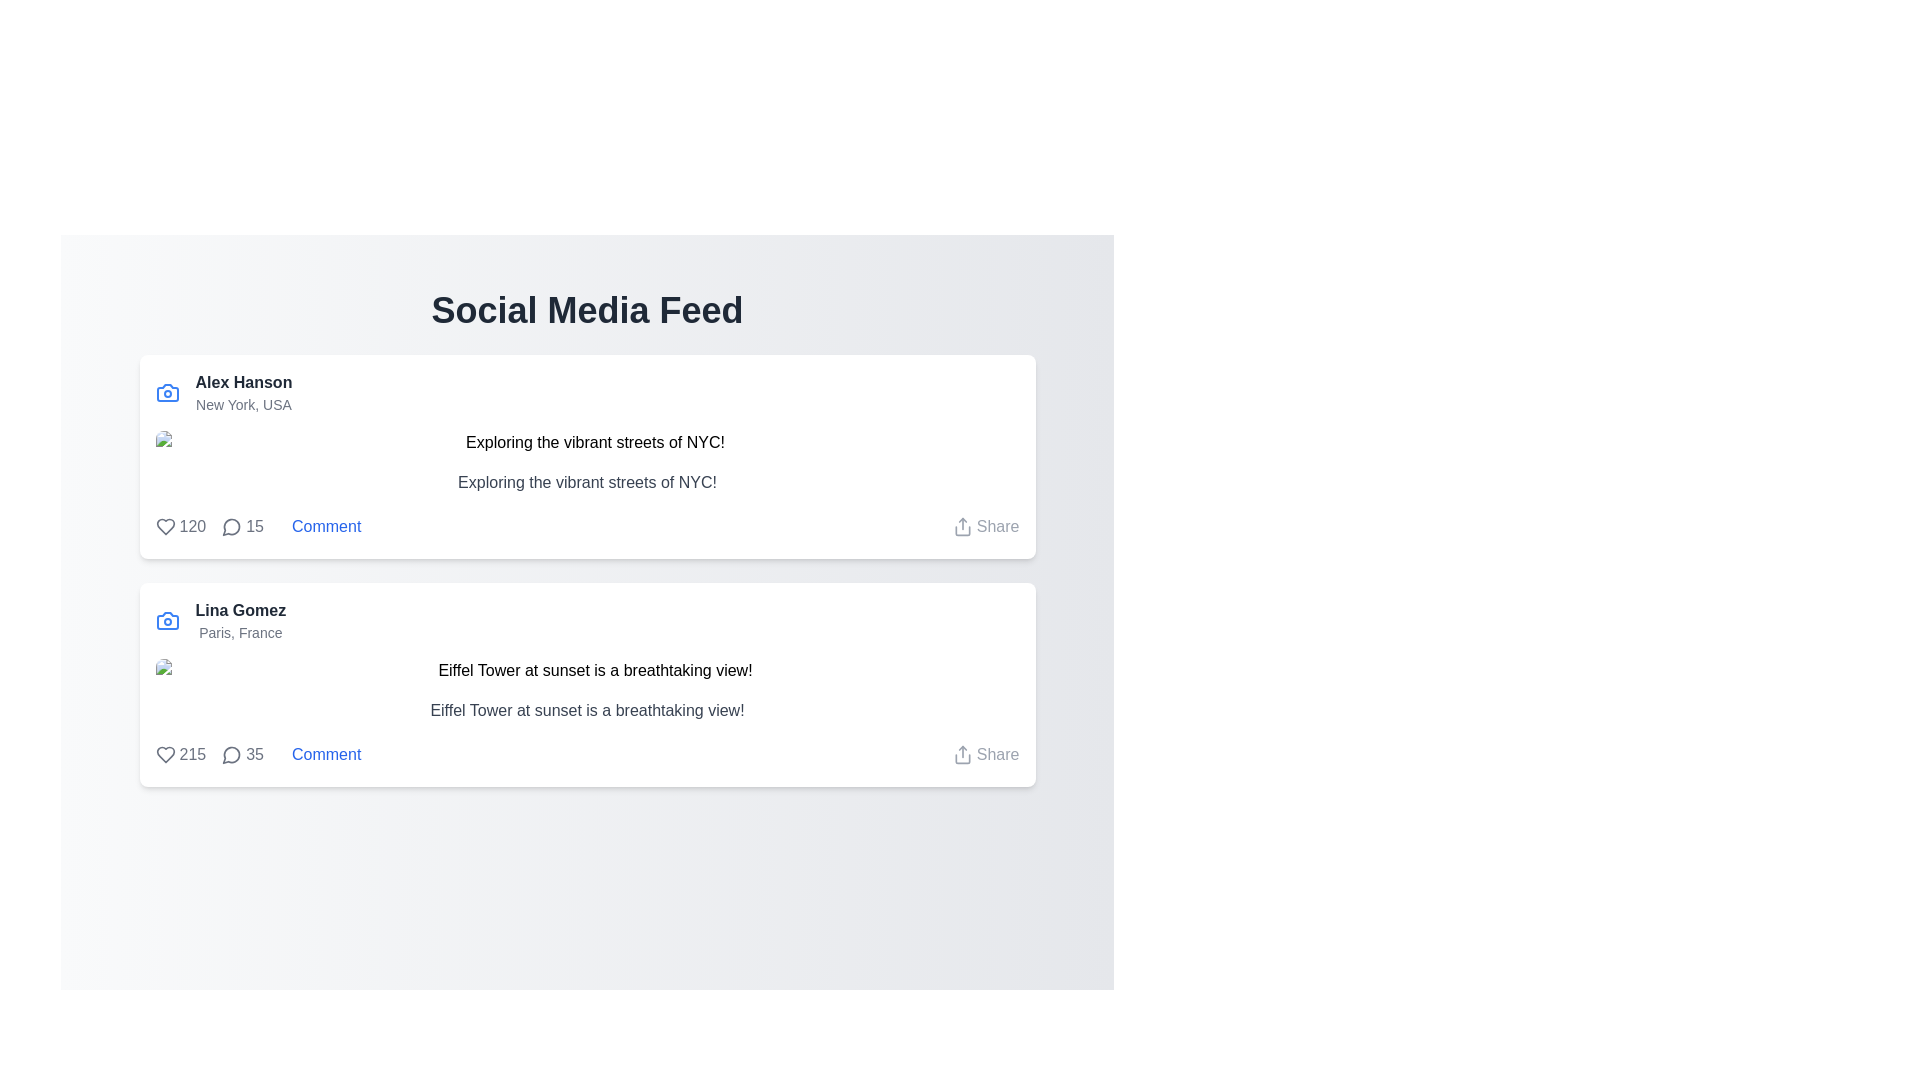 Image resolution: width=1920 pixels, height=1080 pixels. What do you see at coordinates (231, 526) in the screenshot?
I see `the chat bubble icon representing the comments section of the post` at bounding box center [231, 526].